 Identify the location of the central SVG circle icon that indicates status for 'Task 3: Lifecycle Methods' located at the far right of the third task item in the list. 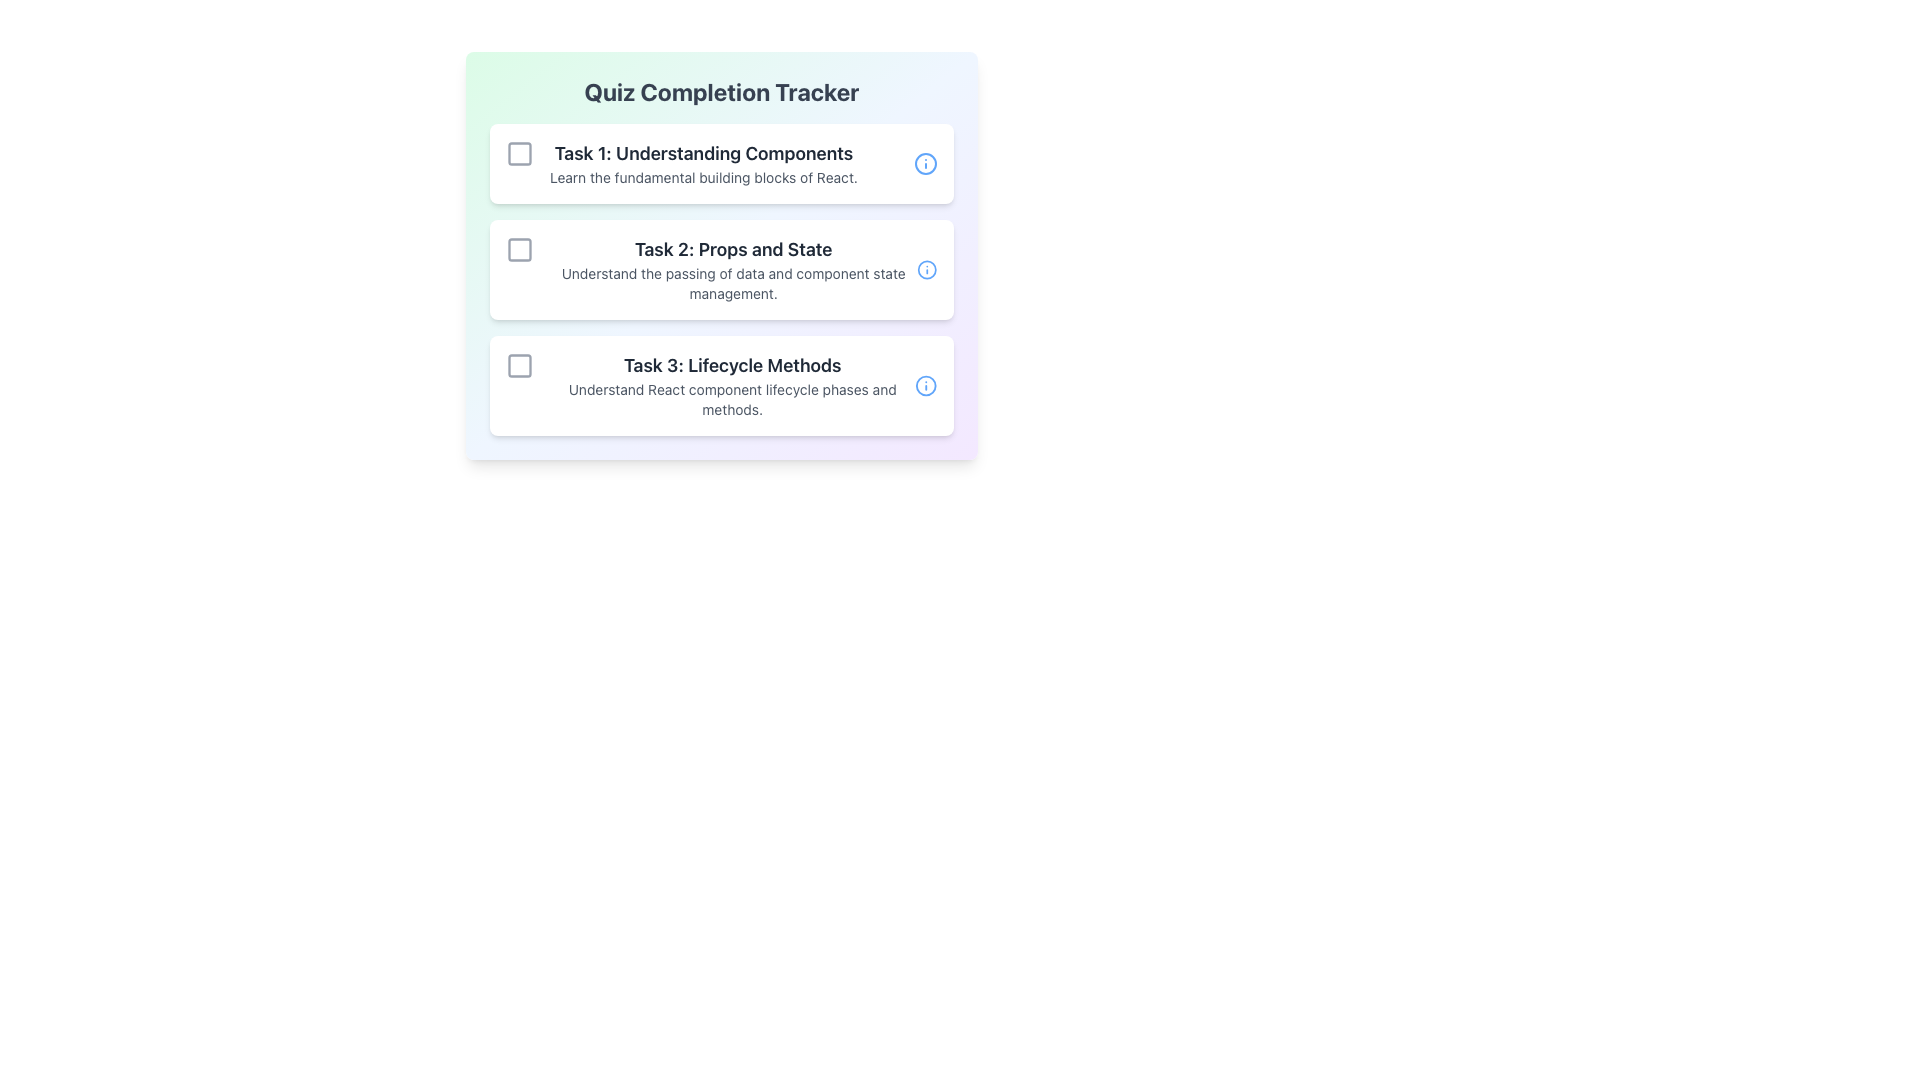
(925, 385).